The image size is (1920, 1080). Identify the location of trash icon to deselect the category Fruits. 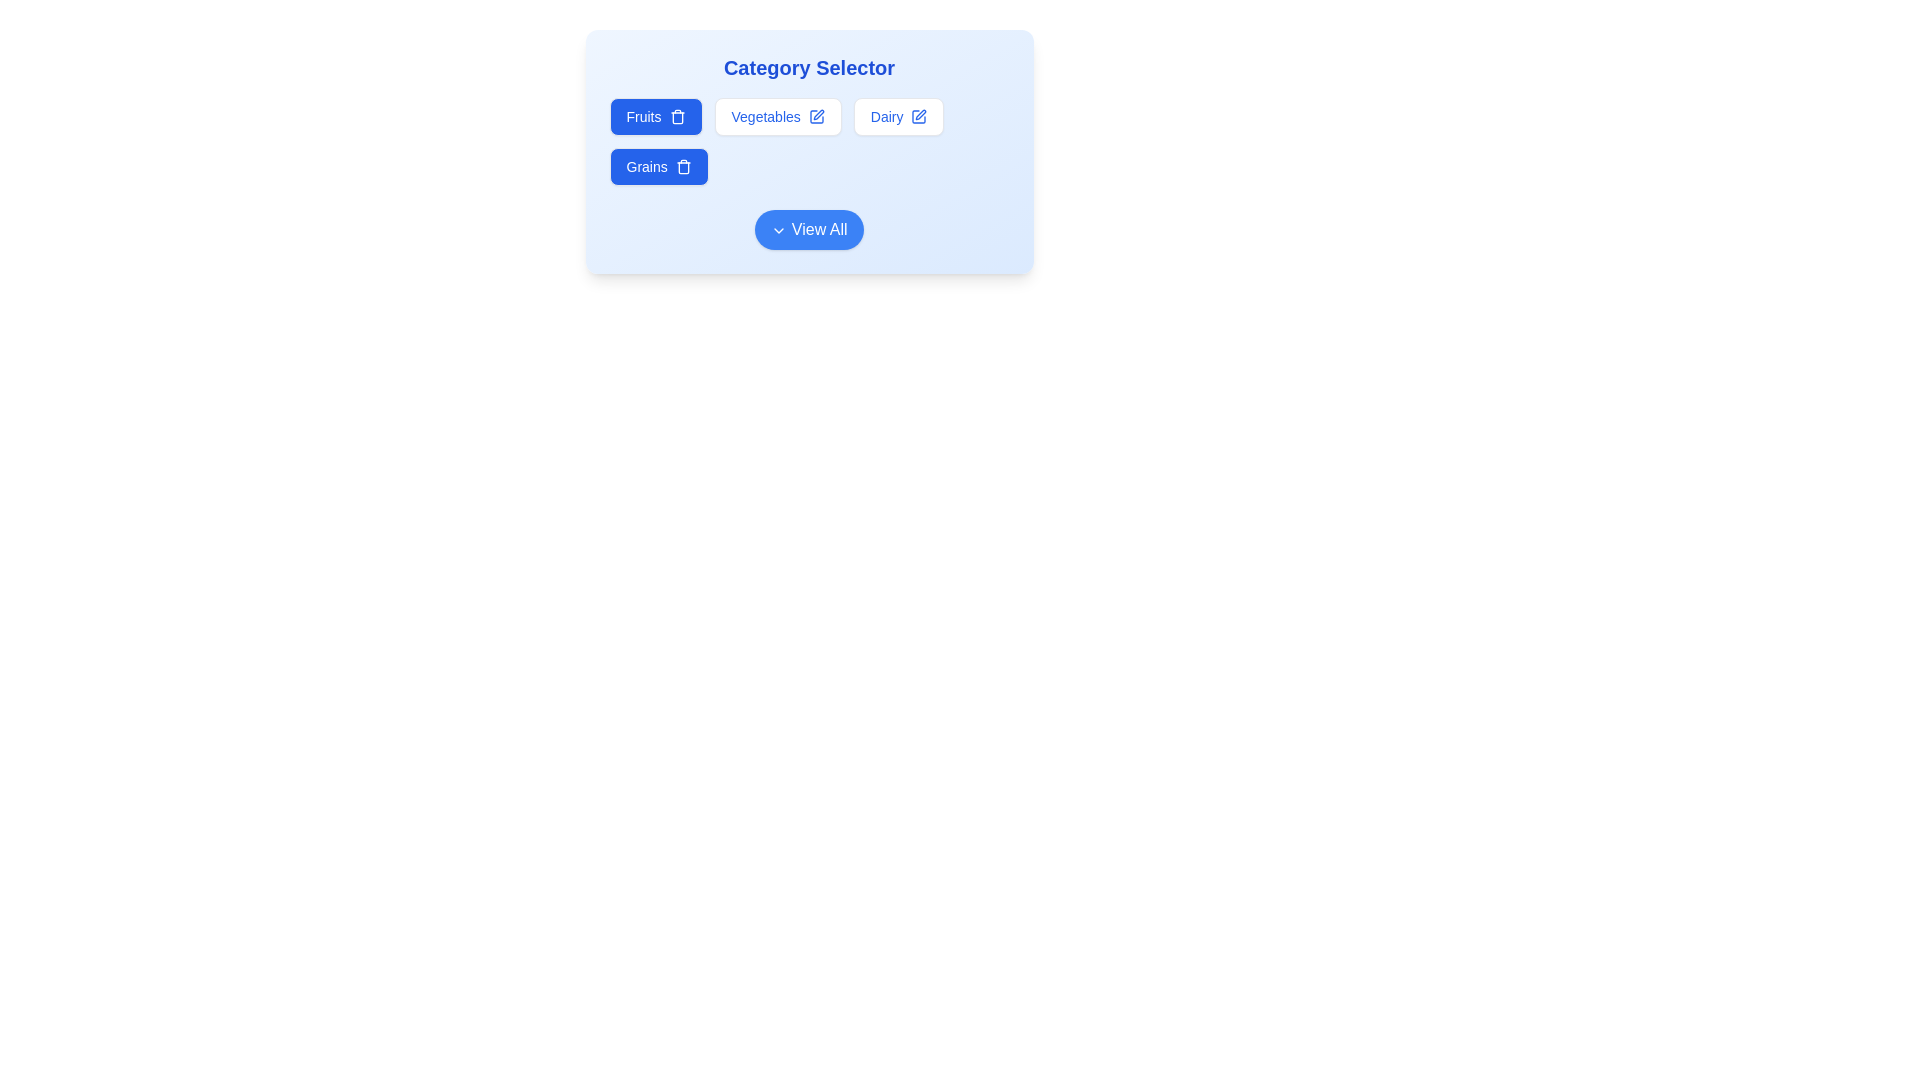
(677, 116).